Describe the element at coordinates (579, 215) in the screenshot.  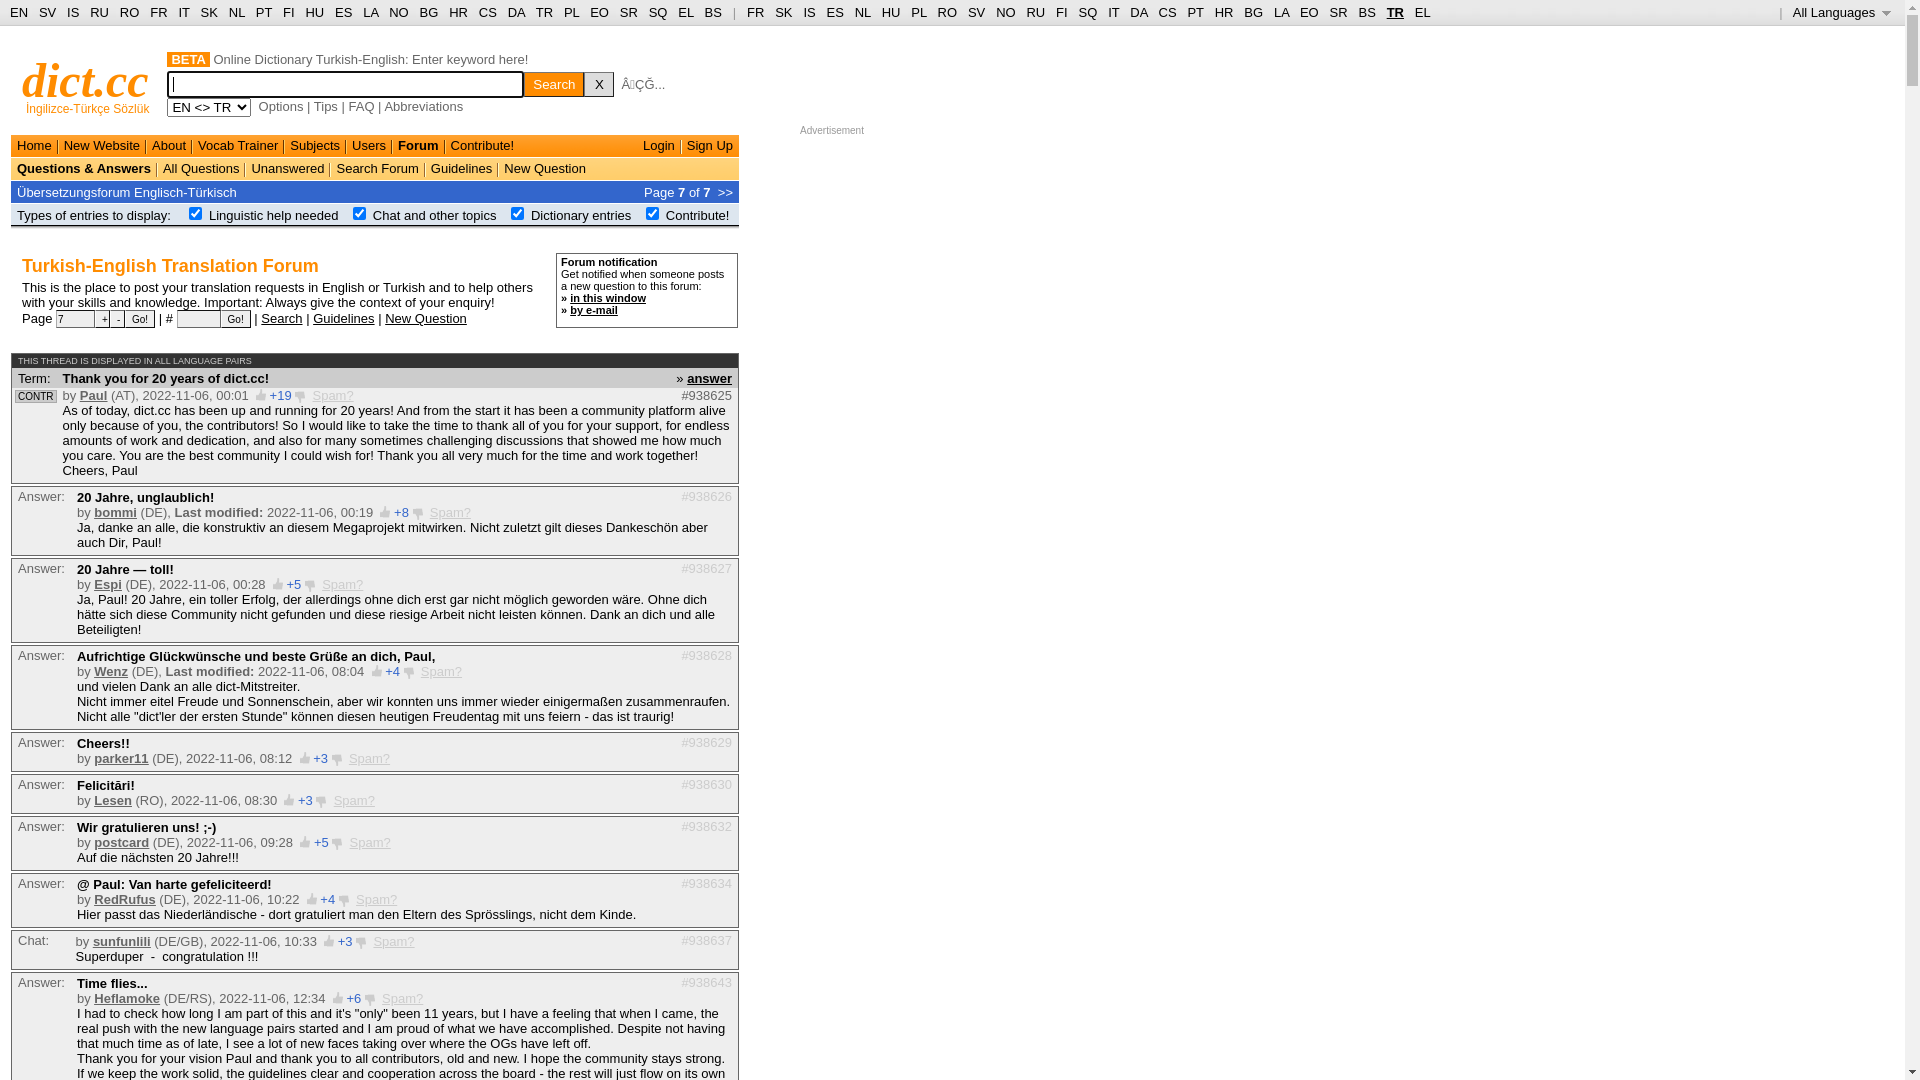
I see `'Dictionary entries'` at that location.